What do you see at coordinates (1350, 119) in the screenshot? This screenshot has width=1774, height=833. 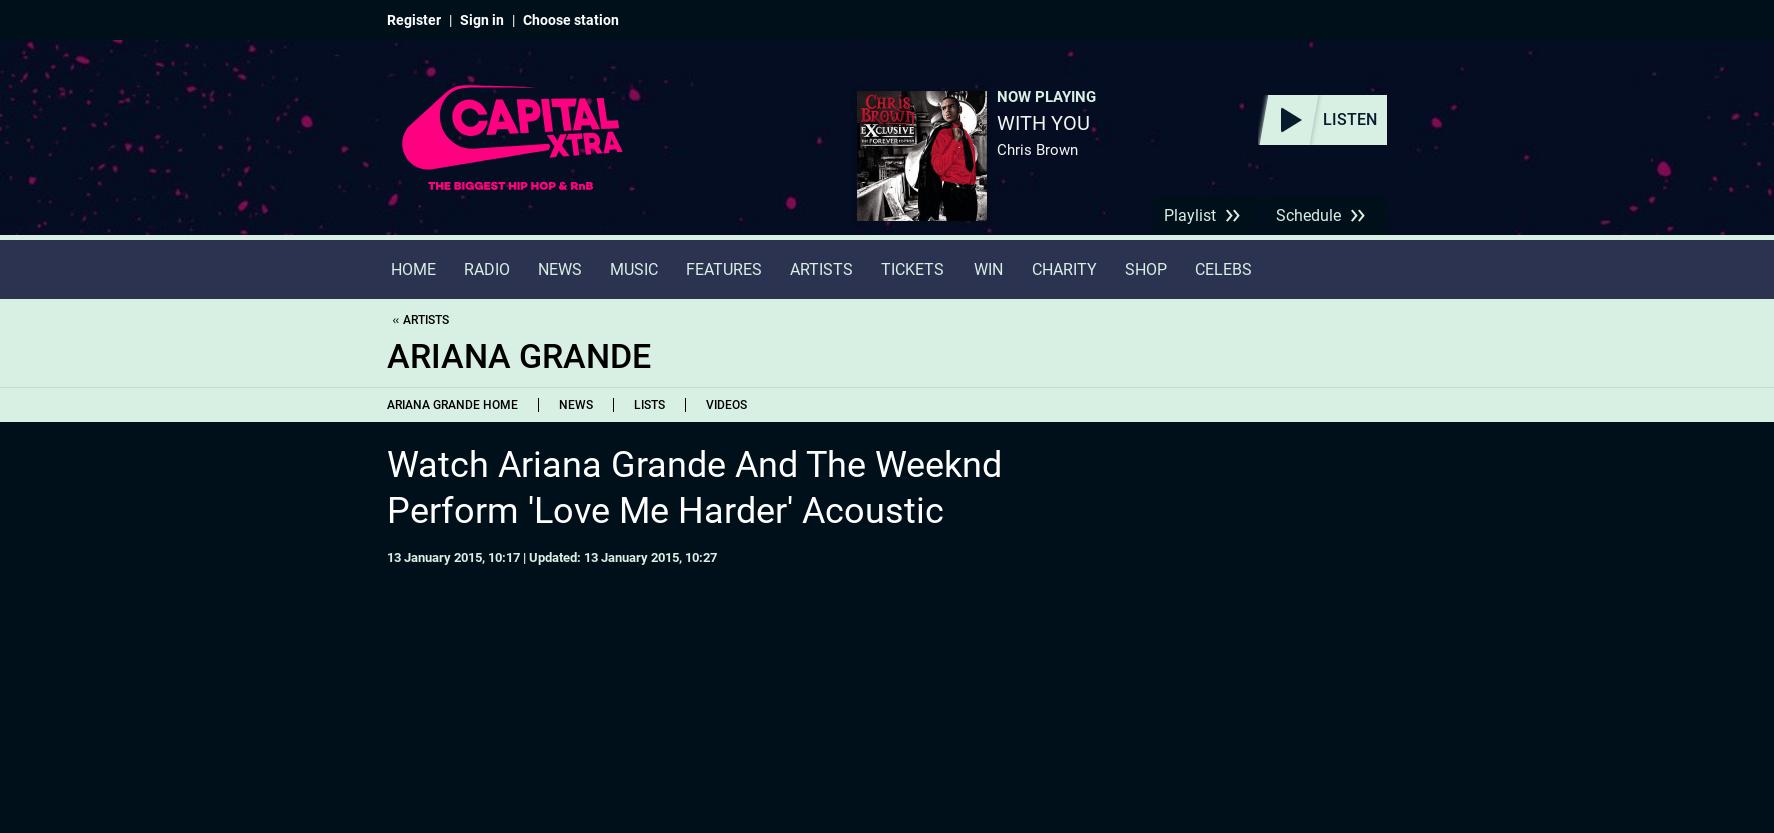 I see `'Listen'` at bounding box center [1350, 119].